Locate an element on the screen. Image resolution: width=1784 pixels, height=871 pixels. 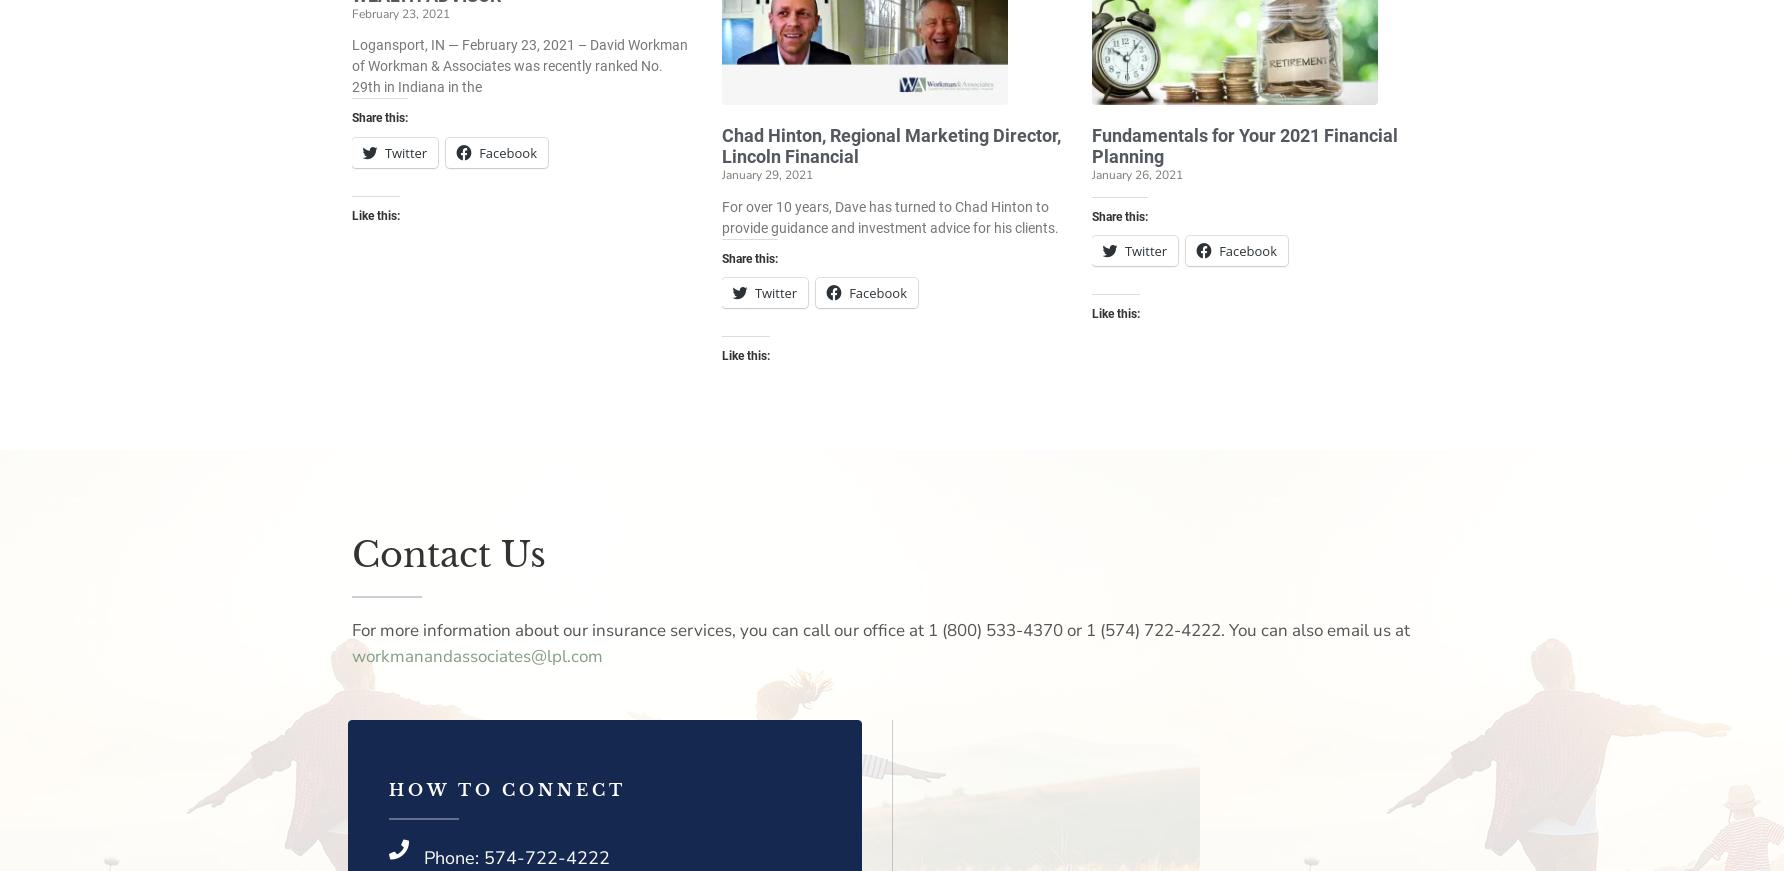
'February 23, 2021' is located at coordinates (400, 11).